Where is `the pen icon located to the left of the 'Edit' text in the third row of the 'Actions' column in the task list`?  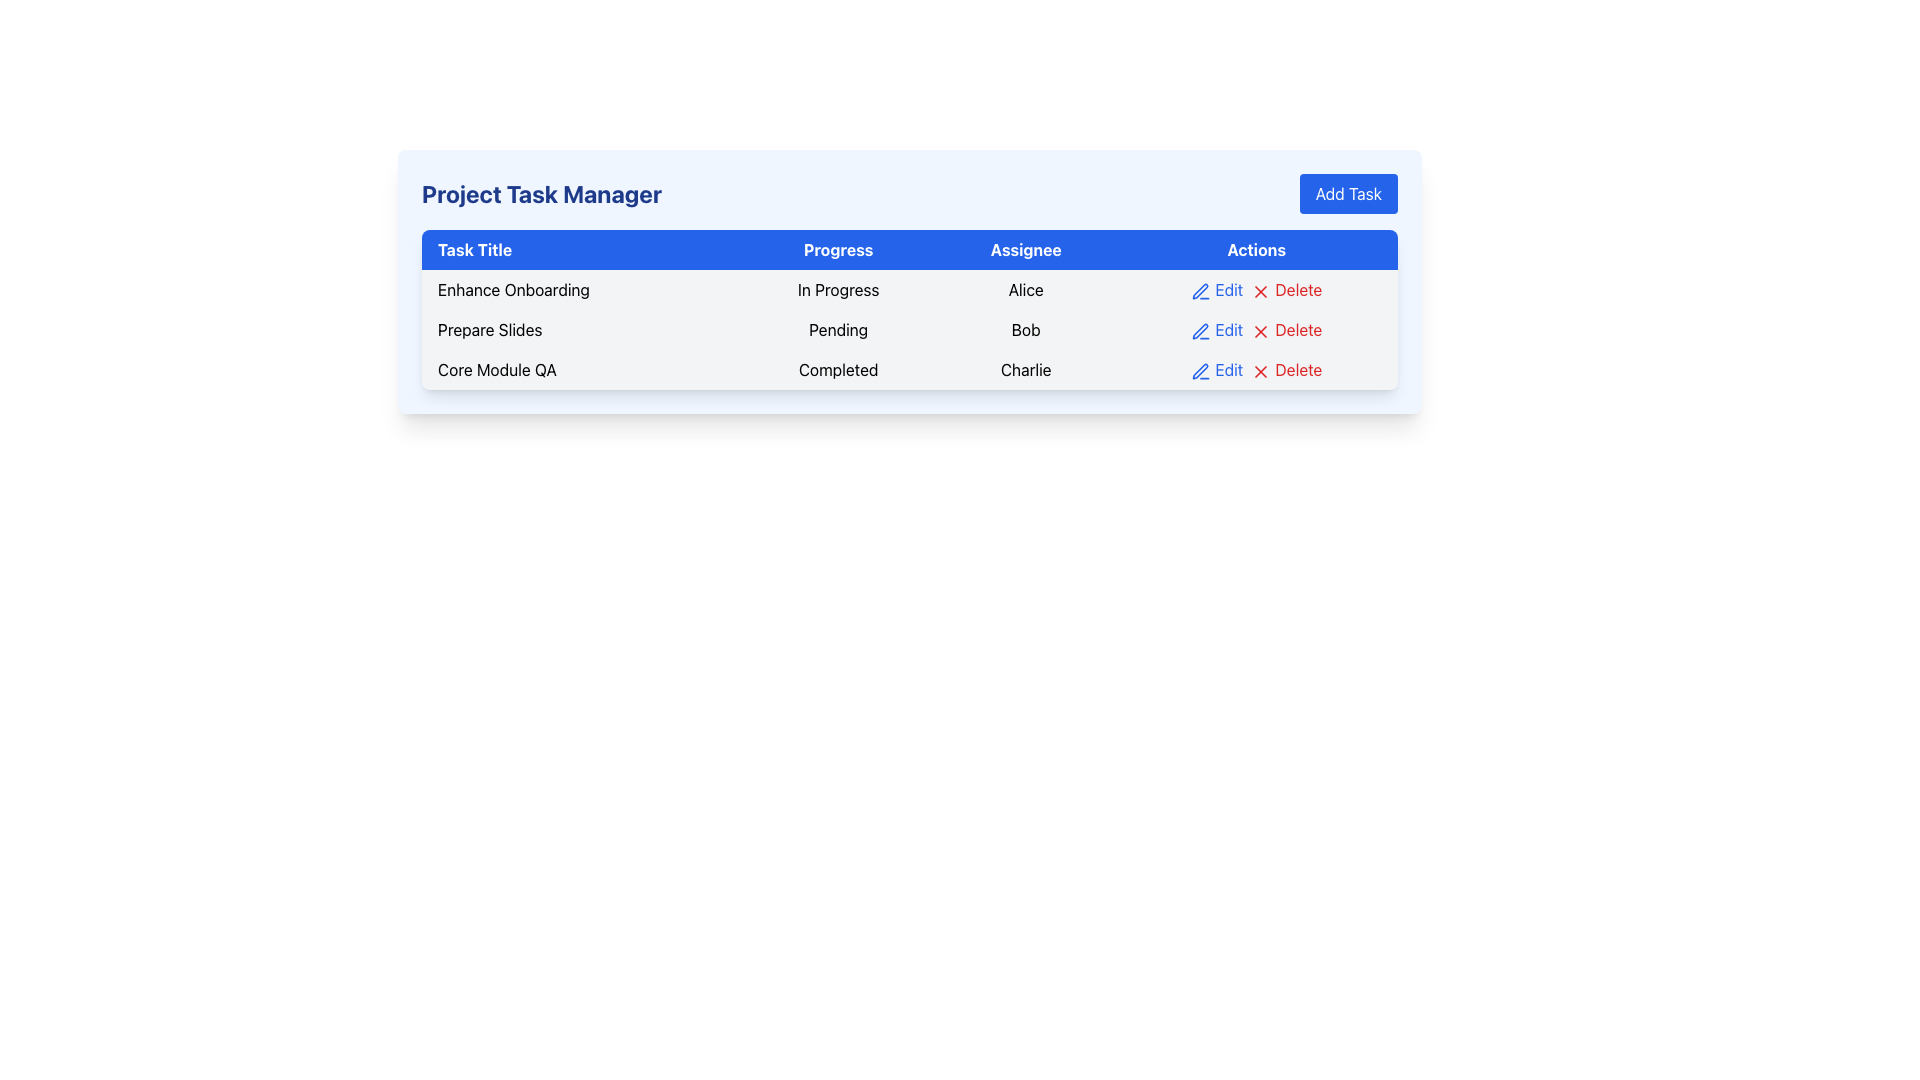
the pen icon located to the left of the 'Edit' text in the third row of the 'Actions' column in the task list is located at coordinates (1200, 371).